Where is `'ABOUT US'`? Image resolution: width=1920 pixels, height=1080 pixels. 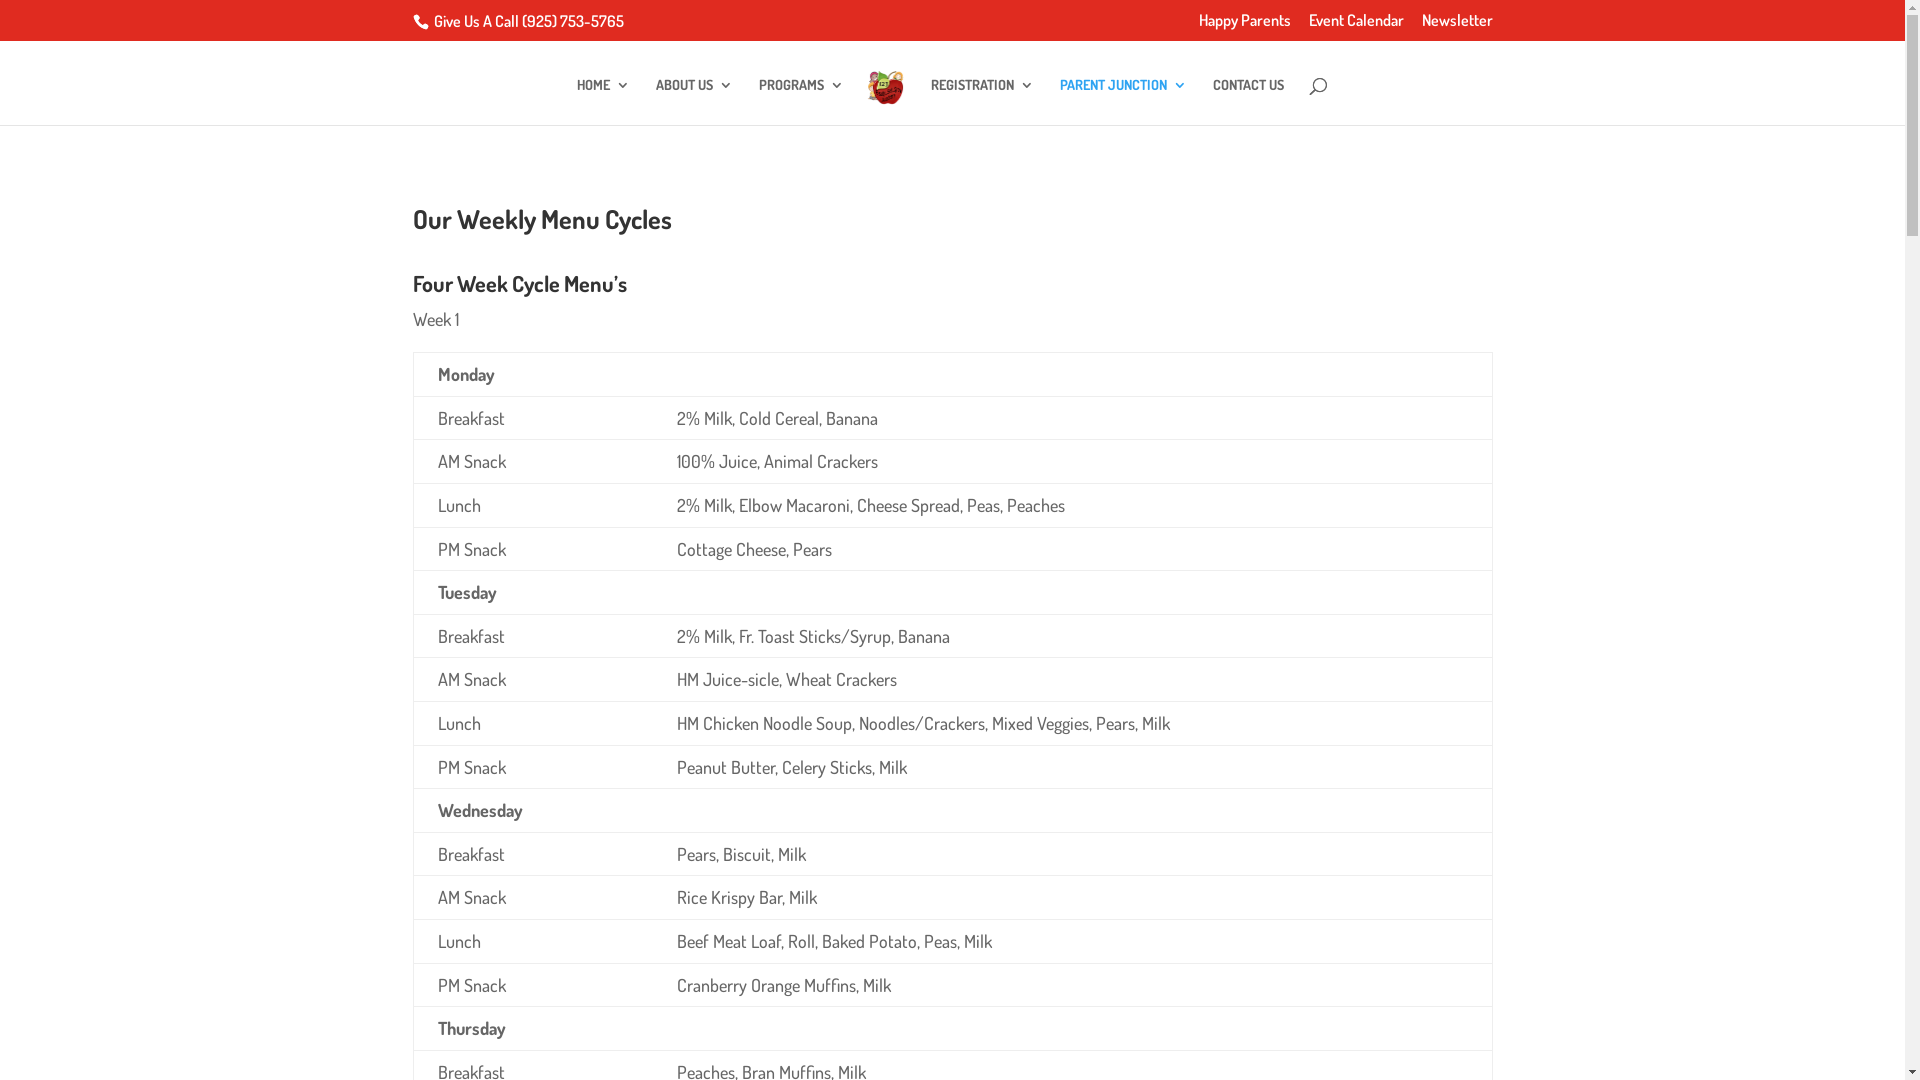 'ABOUT US' is located at coordinates (656, 101).